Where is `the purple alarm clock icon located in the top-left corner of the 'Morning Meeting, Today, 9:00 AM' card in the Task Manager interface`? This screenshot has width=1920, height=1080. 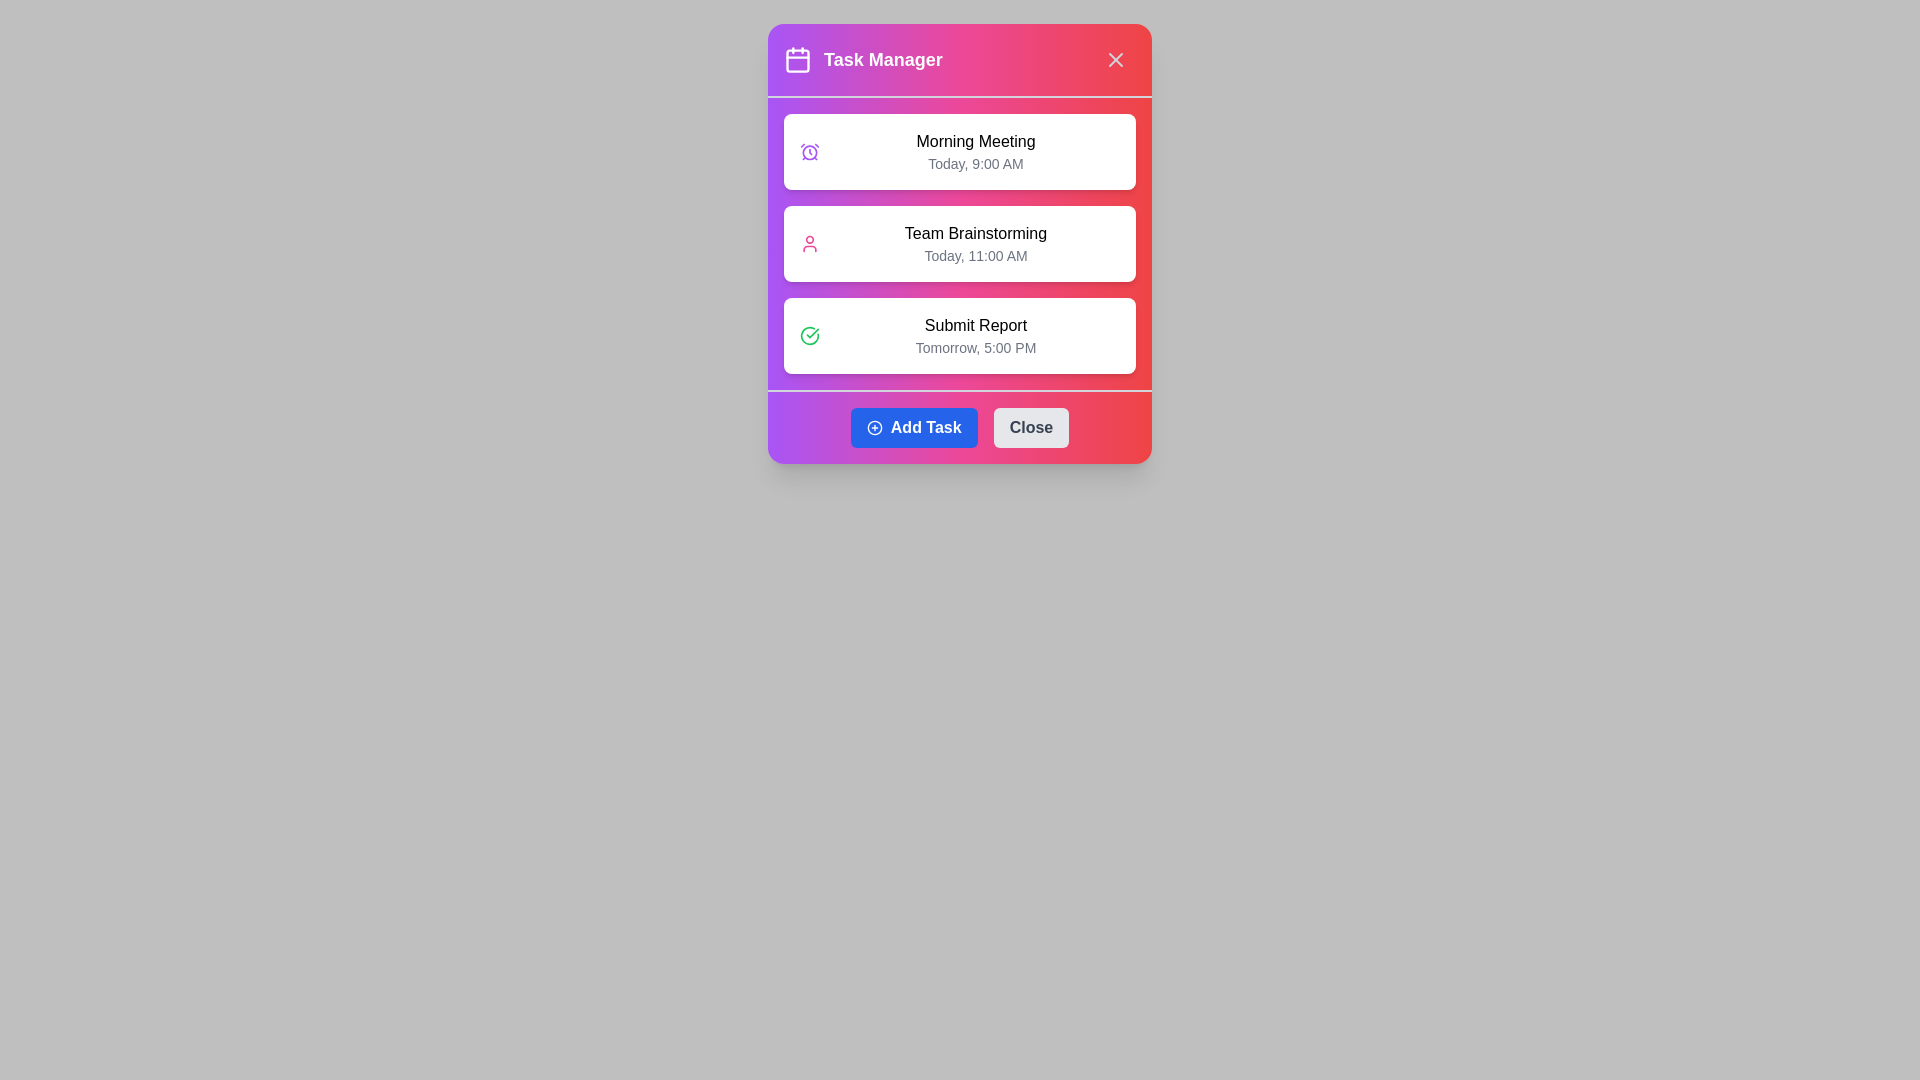
the purple alarm clock icon located in the top-left corner of the 'Morning Meeting, Today, 9:00 AM' card in the Task Manager interface is located at coordinates (810, 150).